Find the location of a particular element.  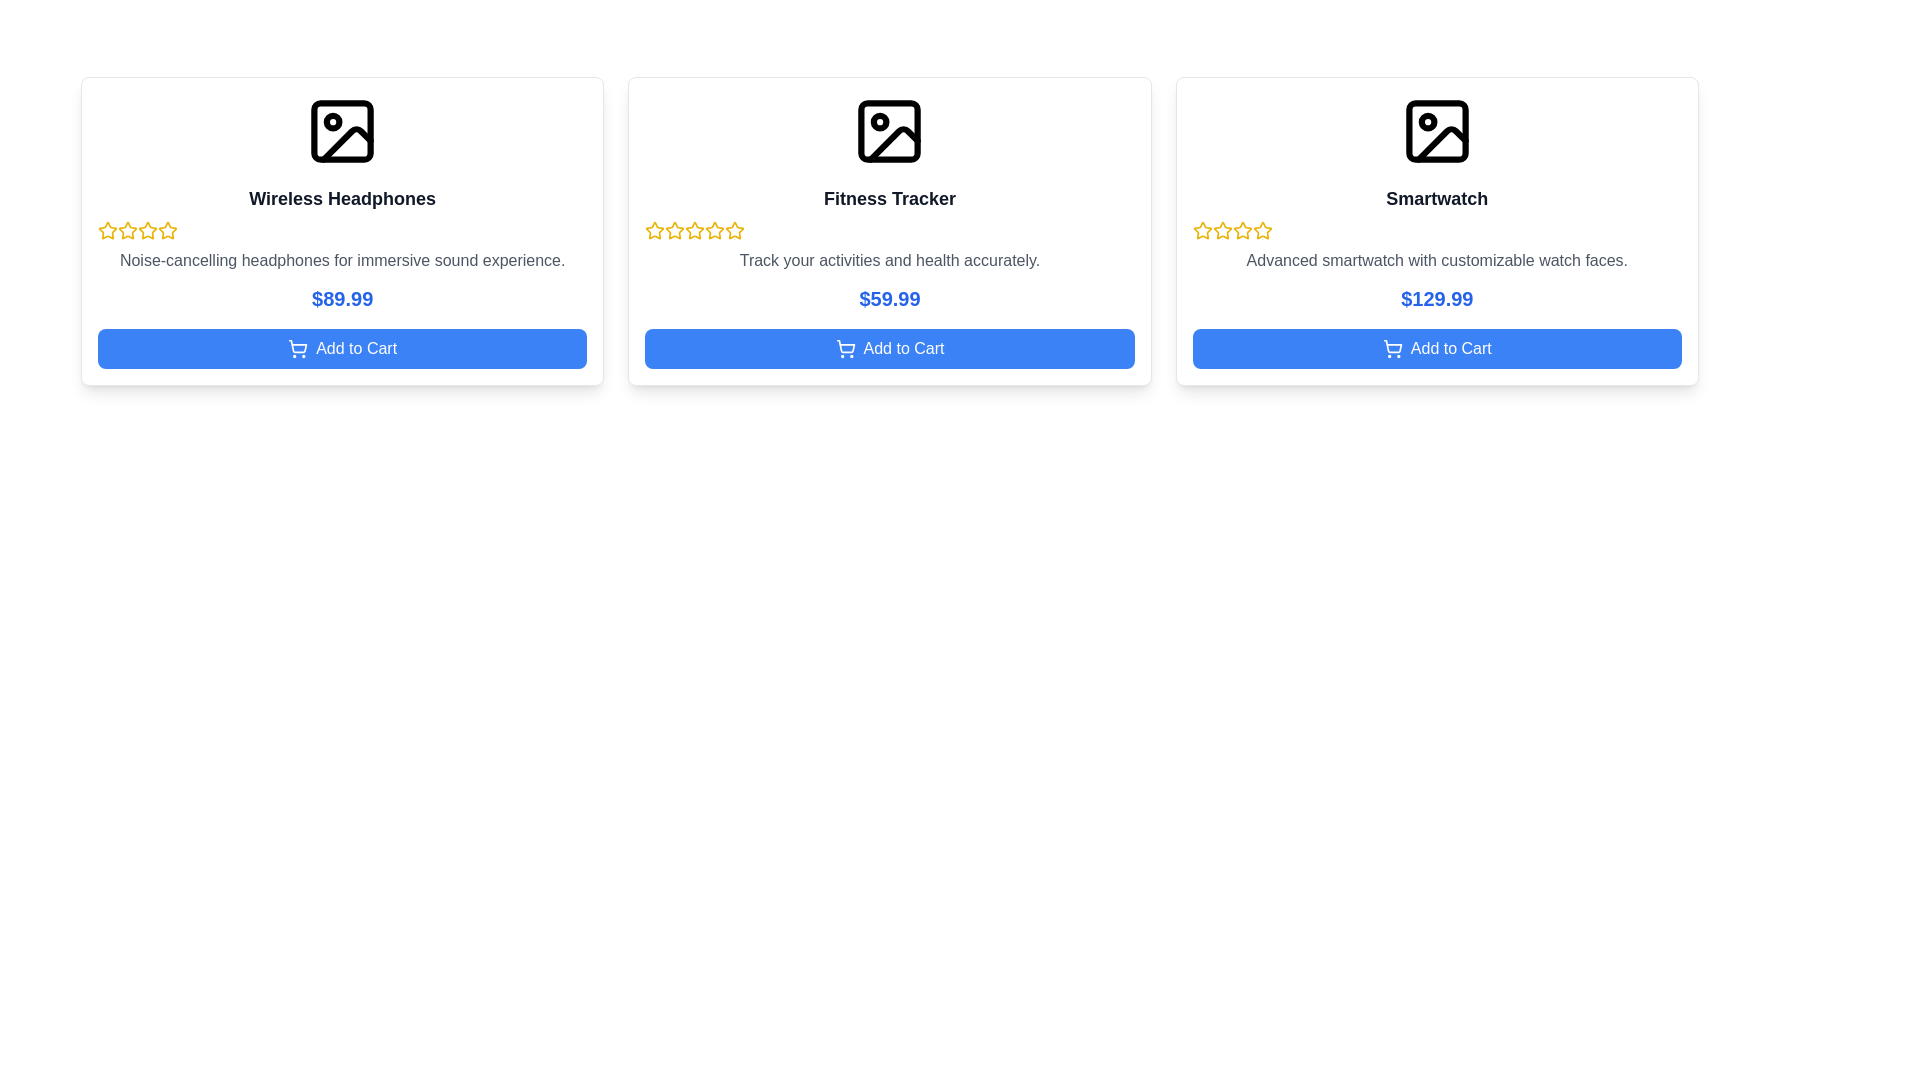

the product description text located below the 'Smartwatch' heading and above the price '$129.99' in the product card on the rightmost side of the row is located at coordinates (1436, 260).